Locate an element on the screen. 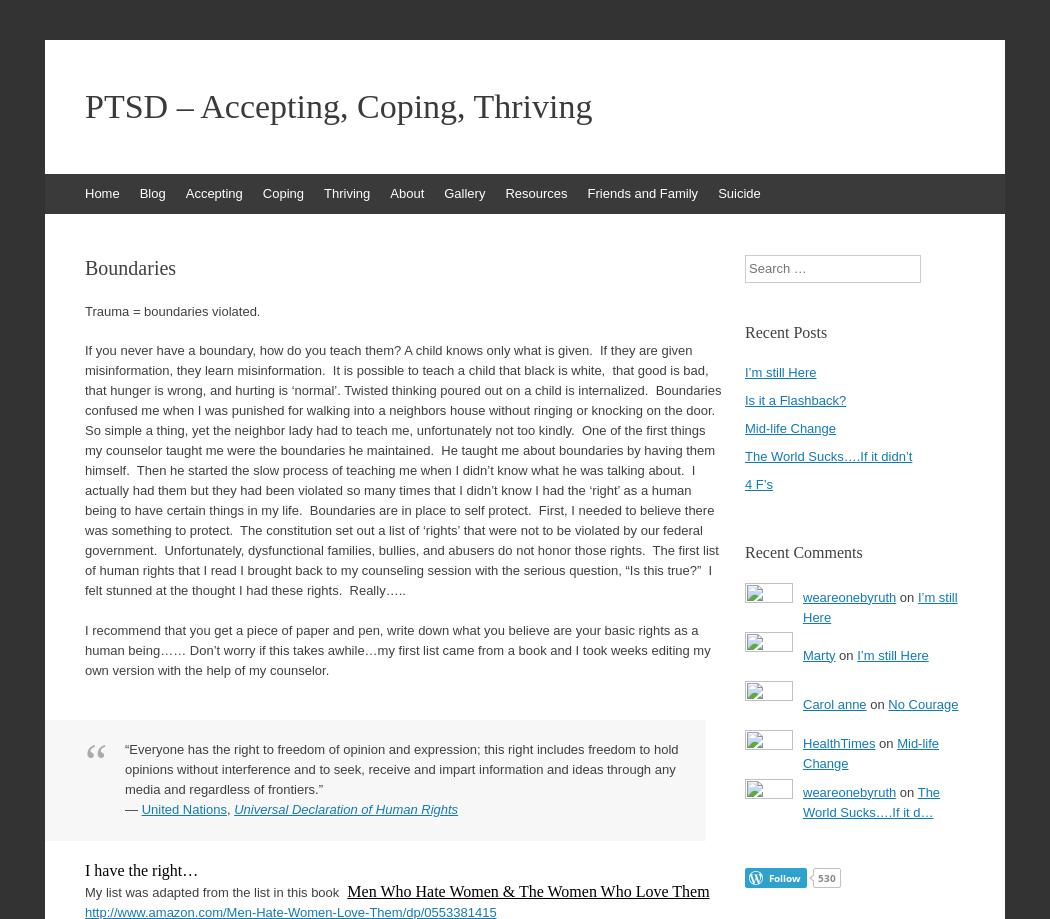 The width and height of the screenshot is (1050, 919). 'Marty' is located at coordinates (818, 653).